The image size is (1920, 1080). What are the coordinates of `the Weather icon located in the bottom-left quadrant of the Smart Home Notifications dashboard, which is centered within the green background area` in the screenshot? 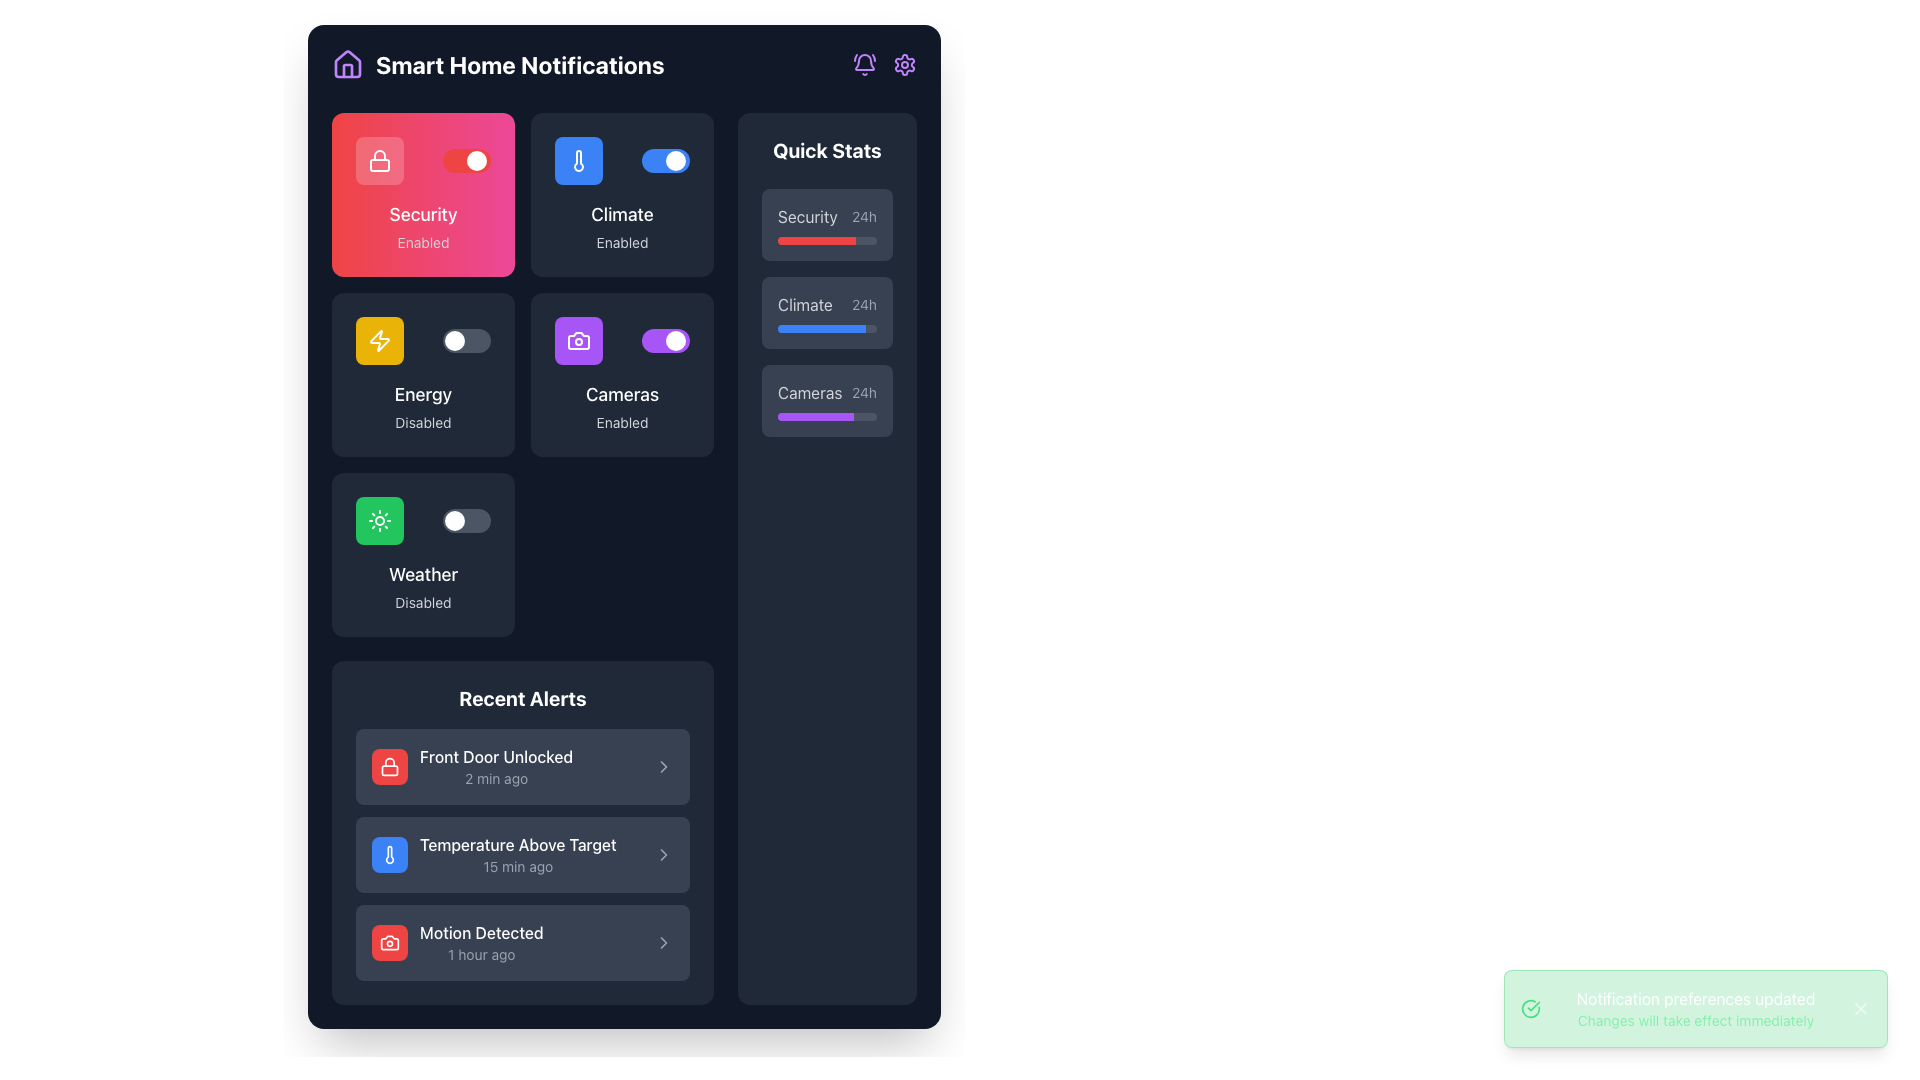 It's located at (379, 519).